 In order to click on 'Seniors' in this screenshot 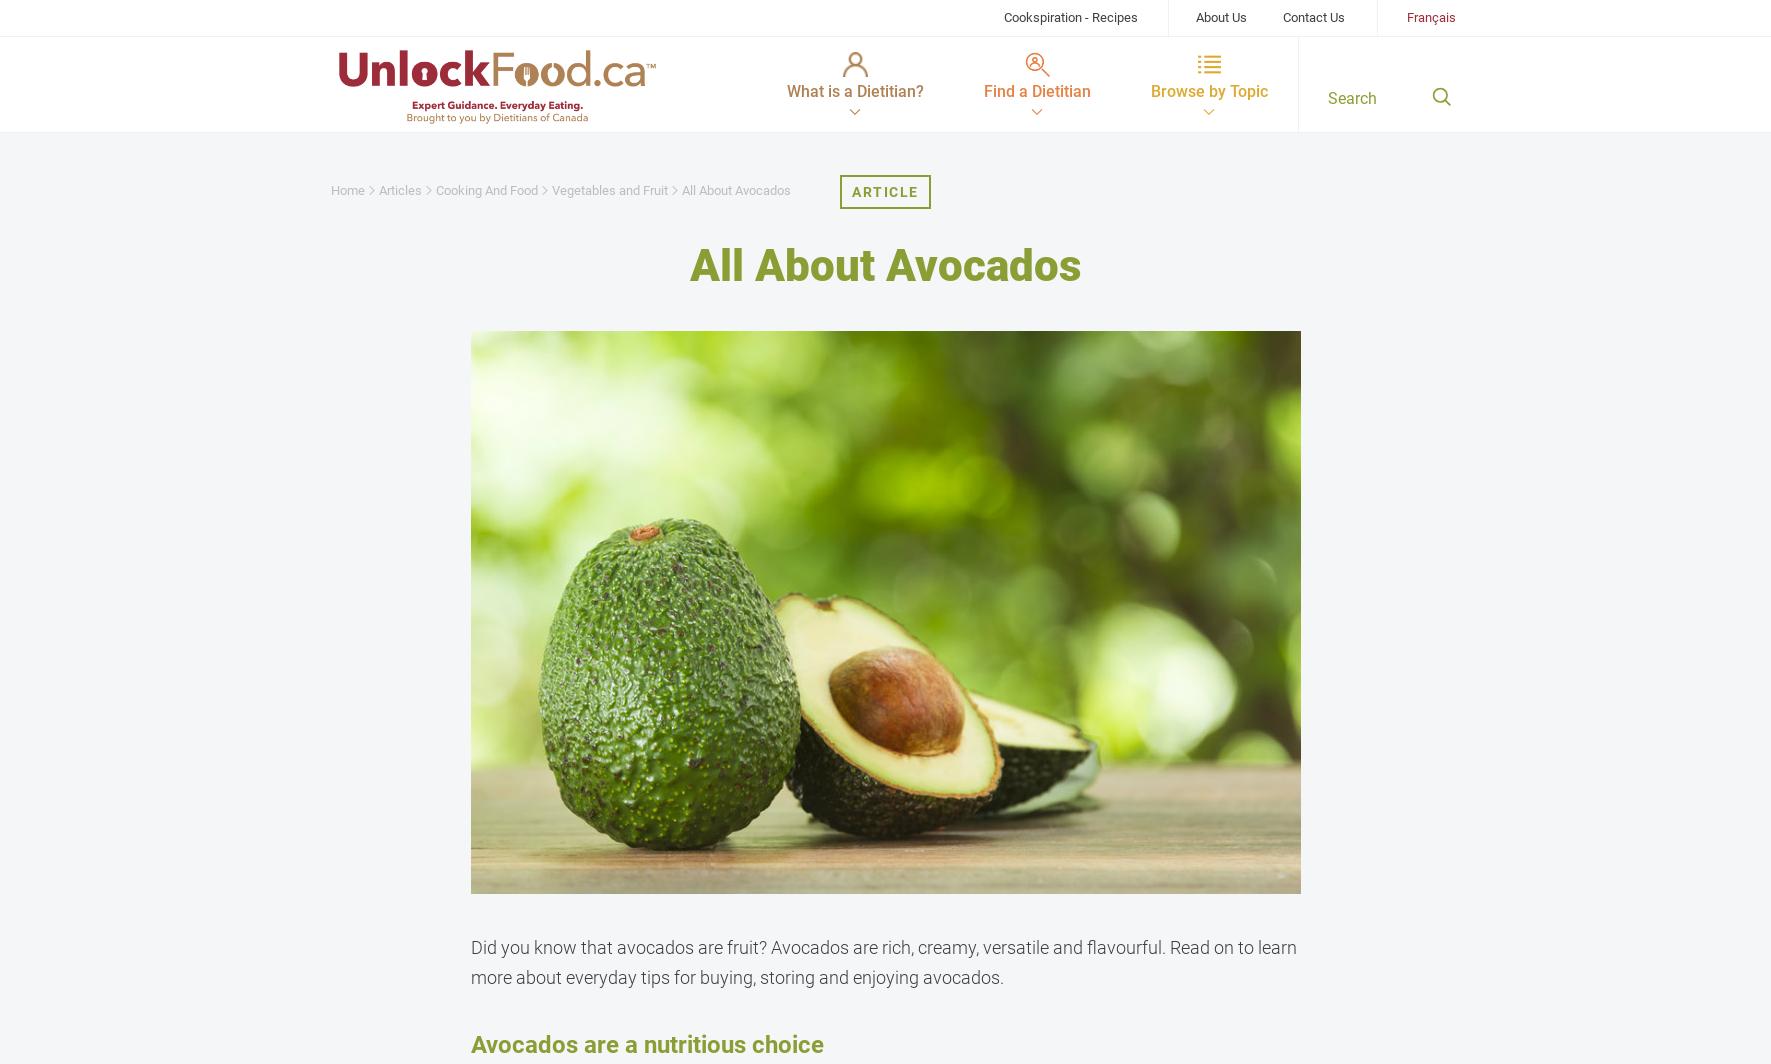, I will do `click(624, 358)`.